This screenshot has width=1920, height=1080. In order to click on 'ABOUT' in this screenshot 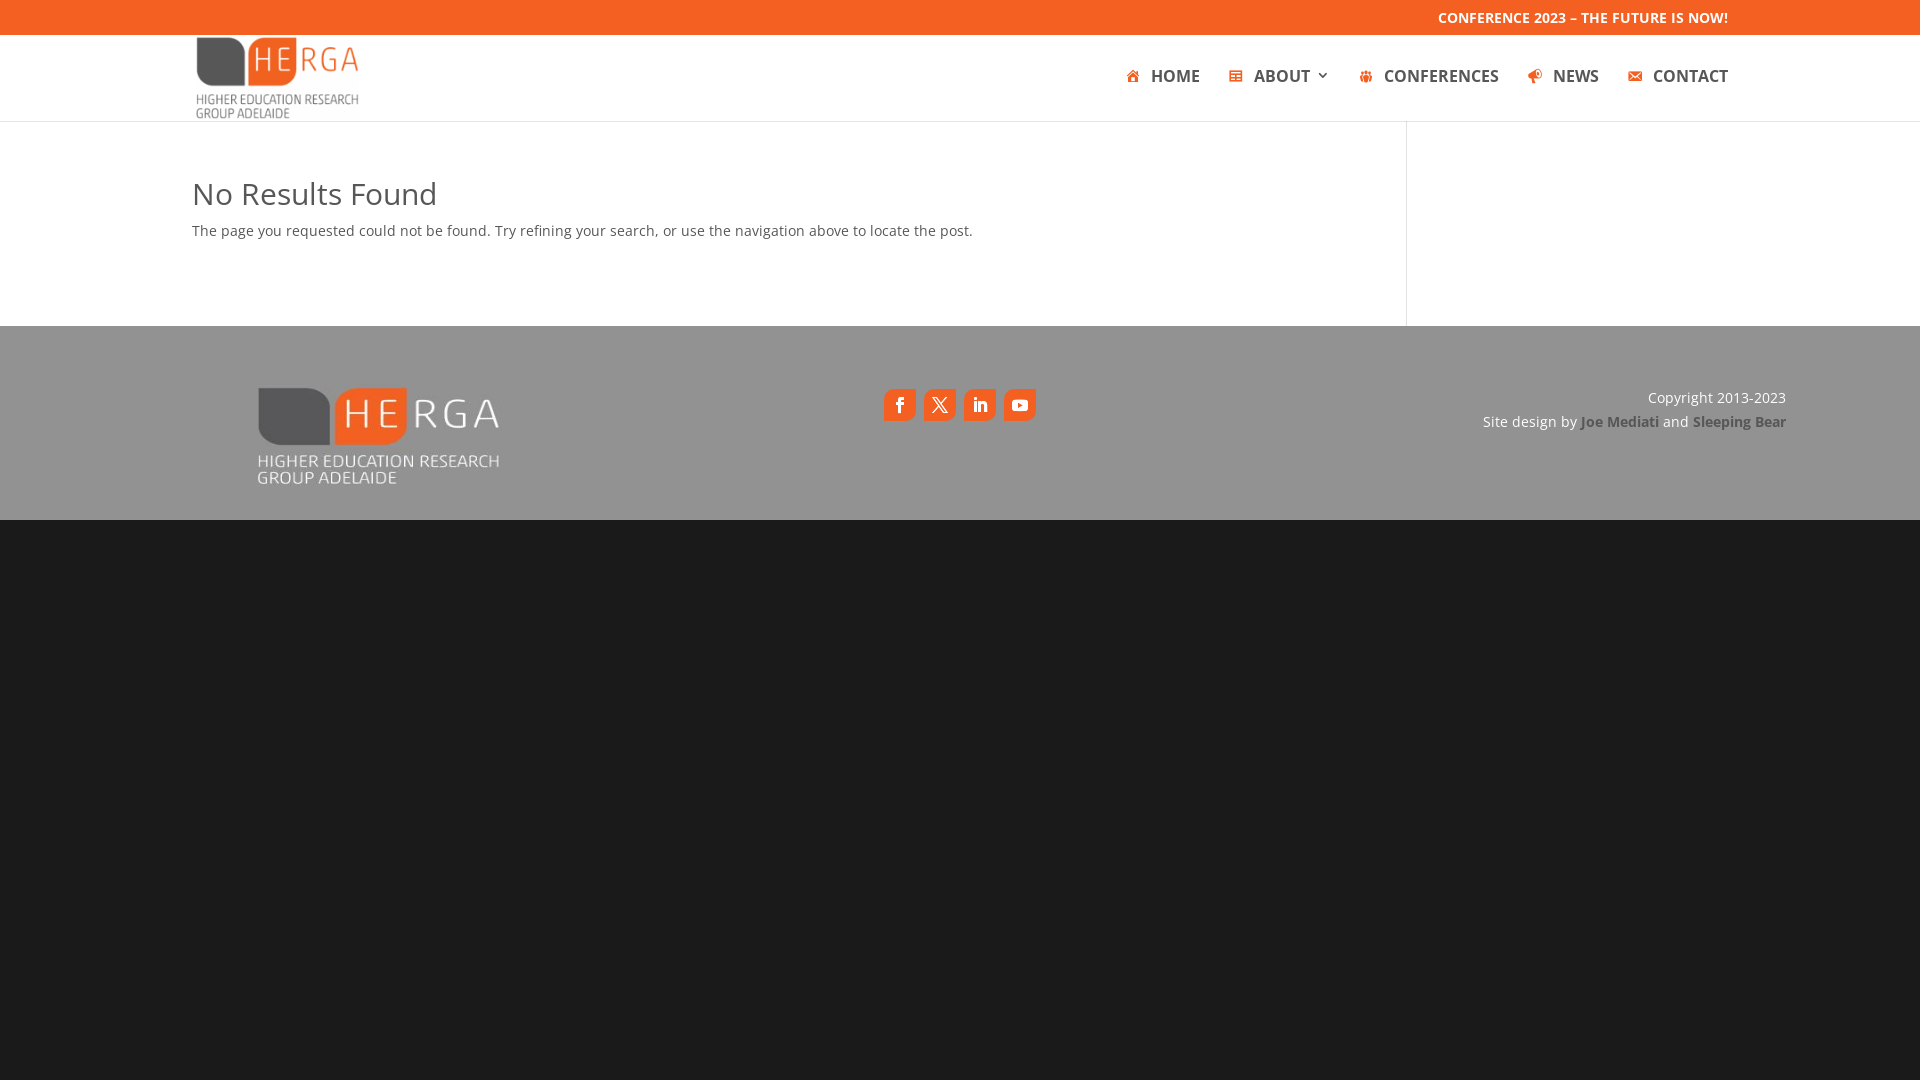, I will do `click(1276, 94)`.